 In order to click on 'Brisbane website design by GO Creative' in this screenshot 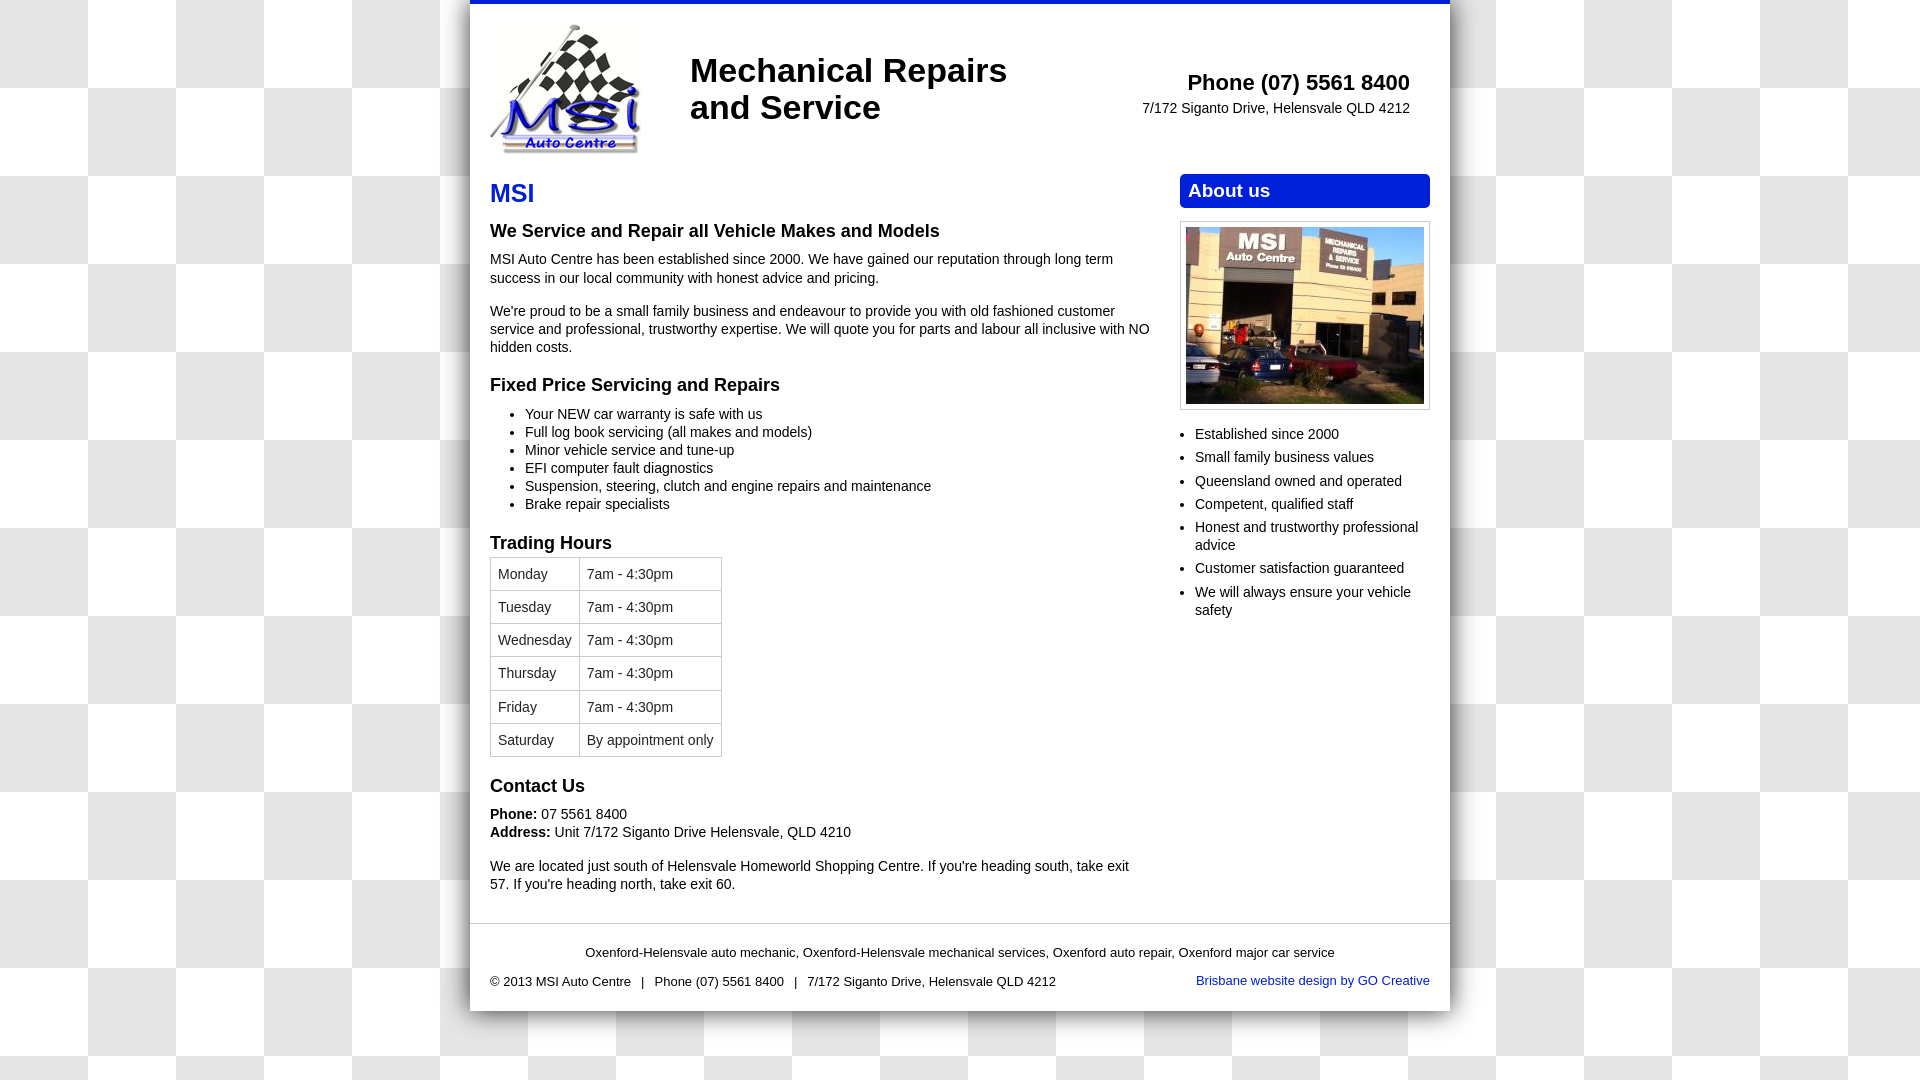, I will do `click(1313, 979)`.